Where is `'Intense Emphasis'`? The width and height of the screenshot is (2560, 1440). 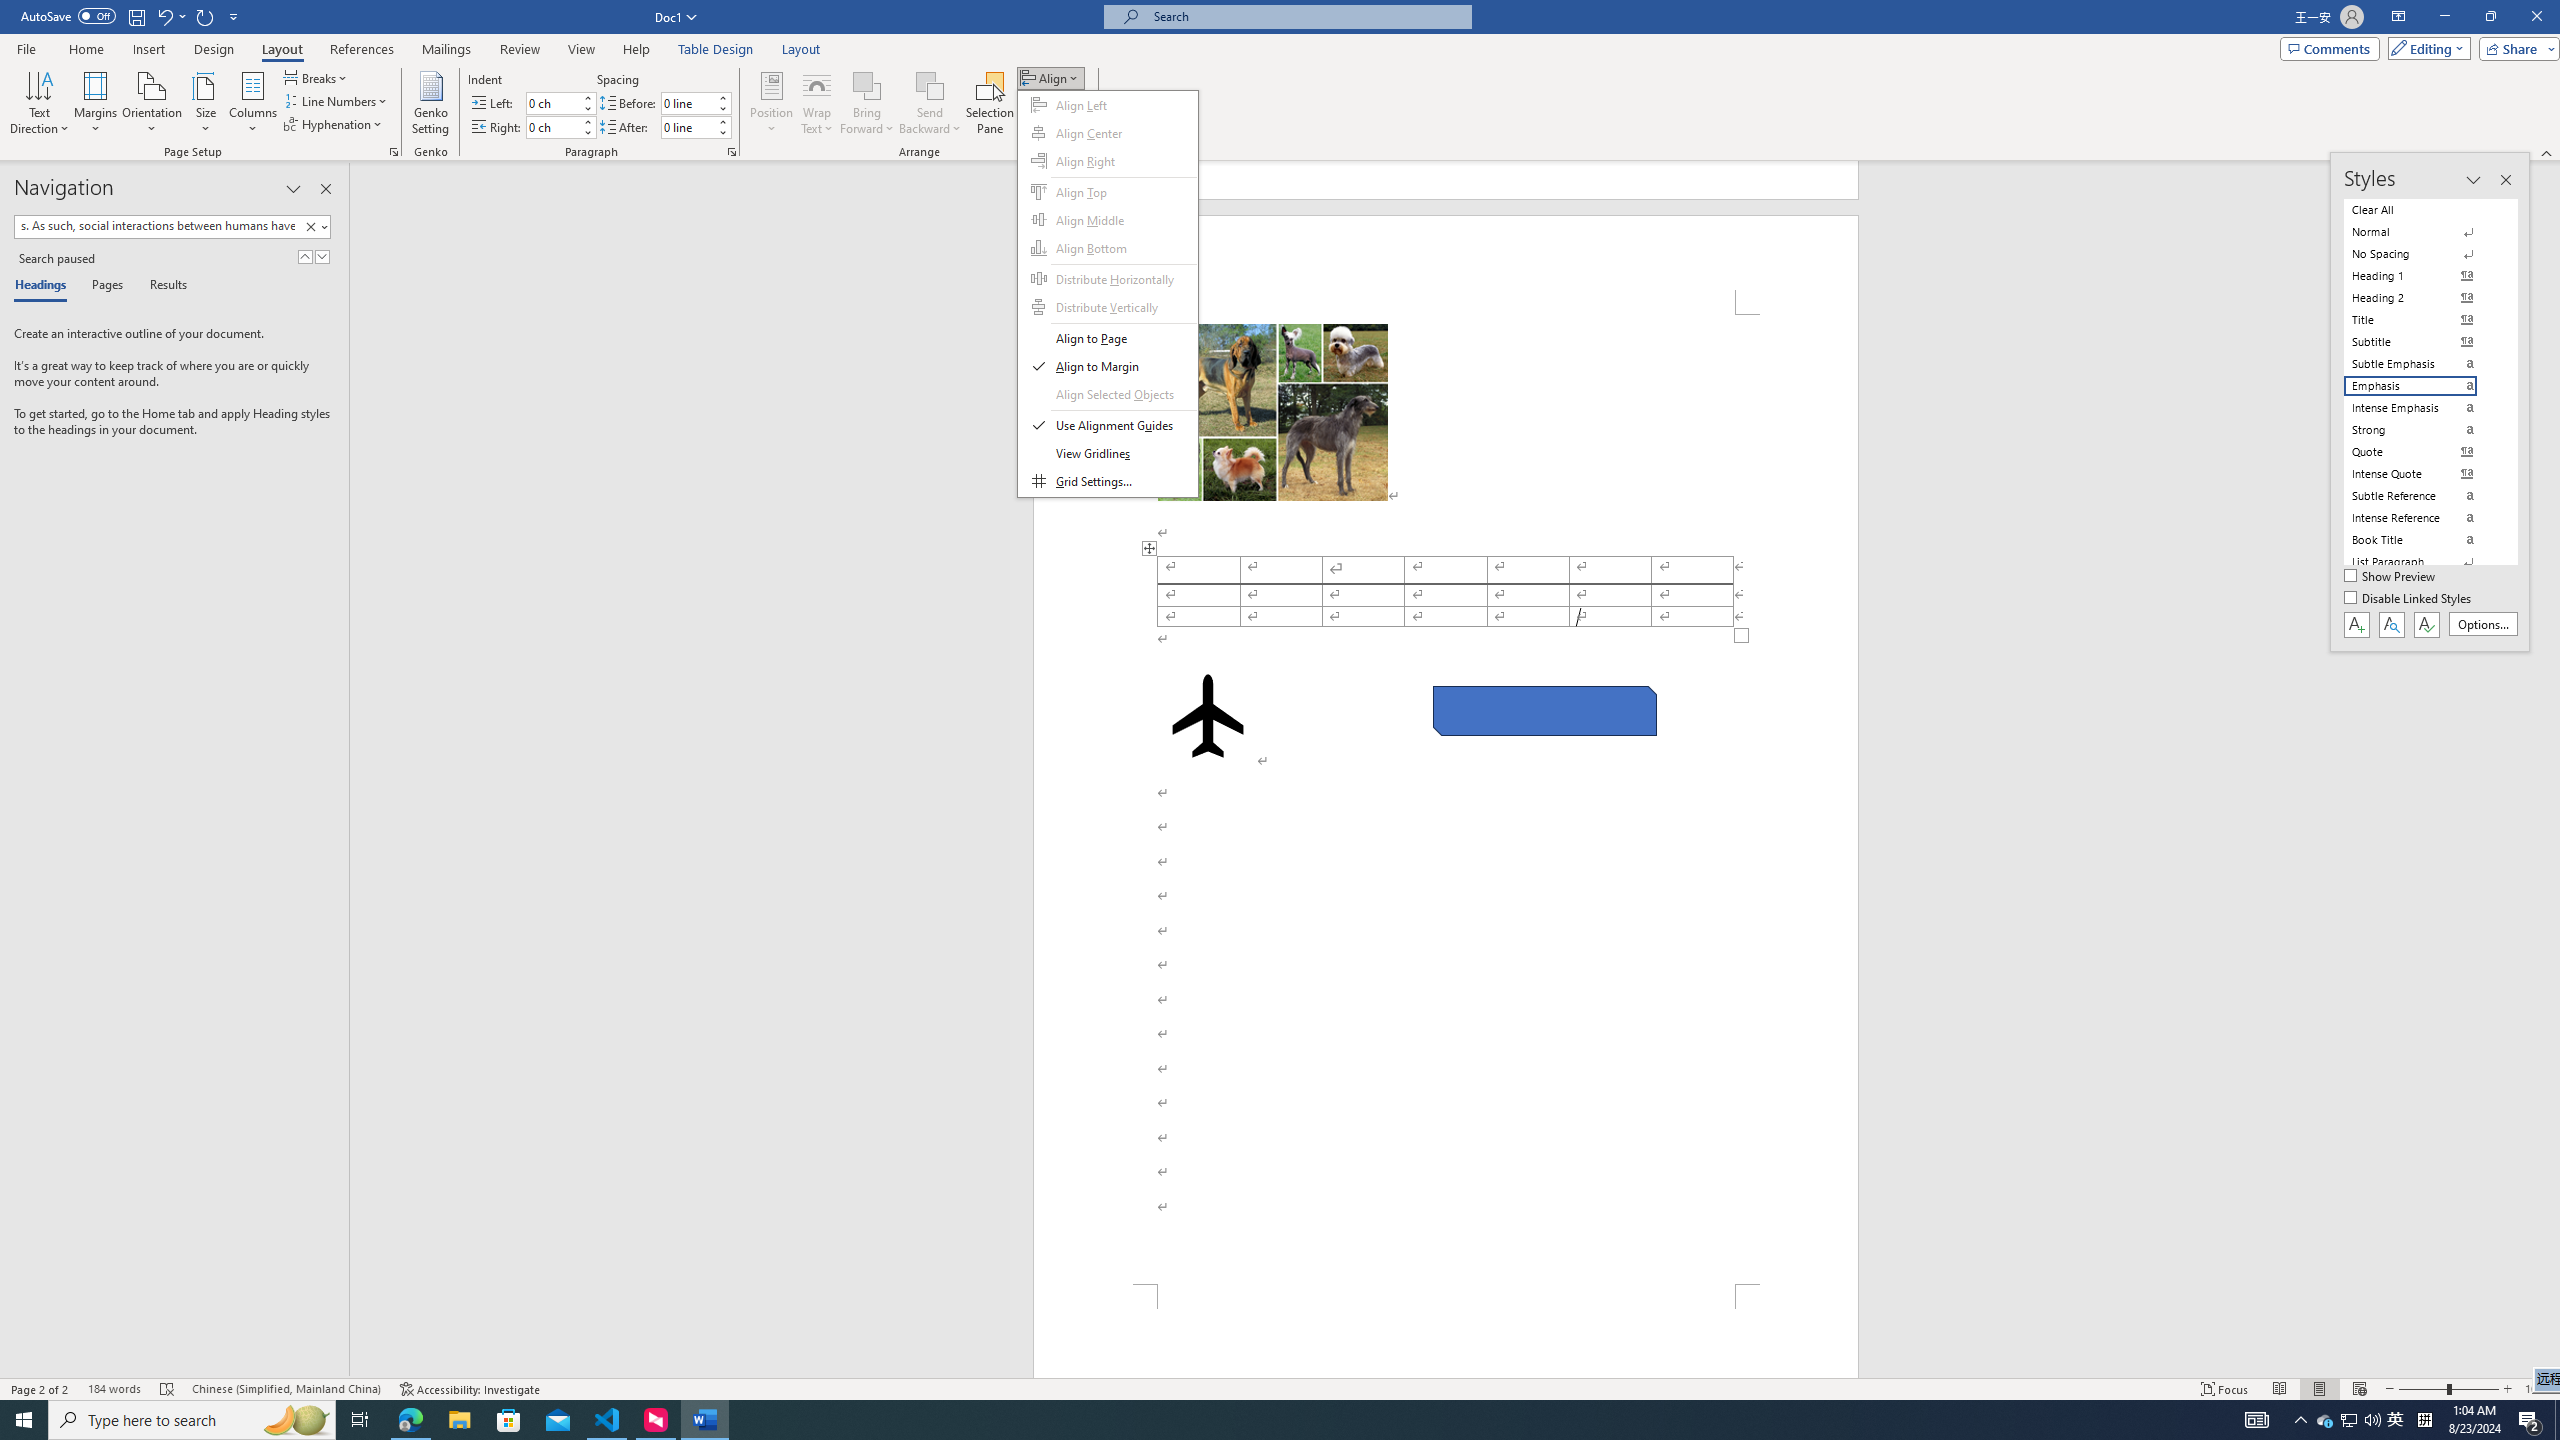 'Intense Emphasis' is located at coordinates (2422, 407).